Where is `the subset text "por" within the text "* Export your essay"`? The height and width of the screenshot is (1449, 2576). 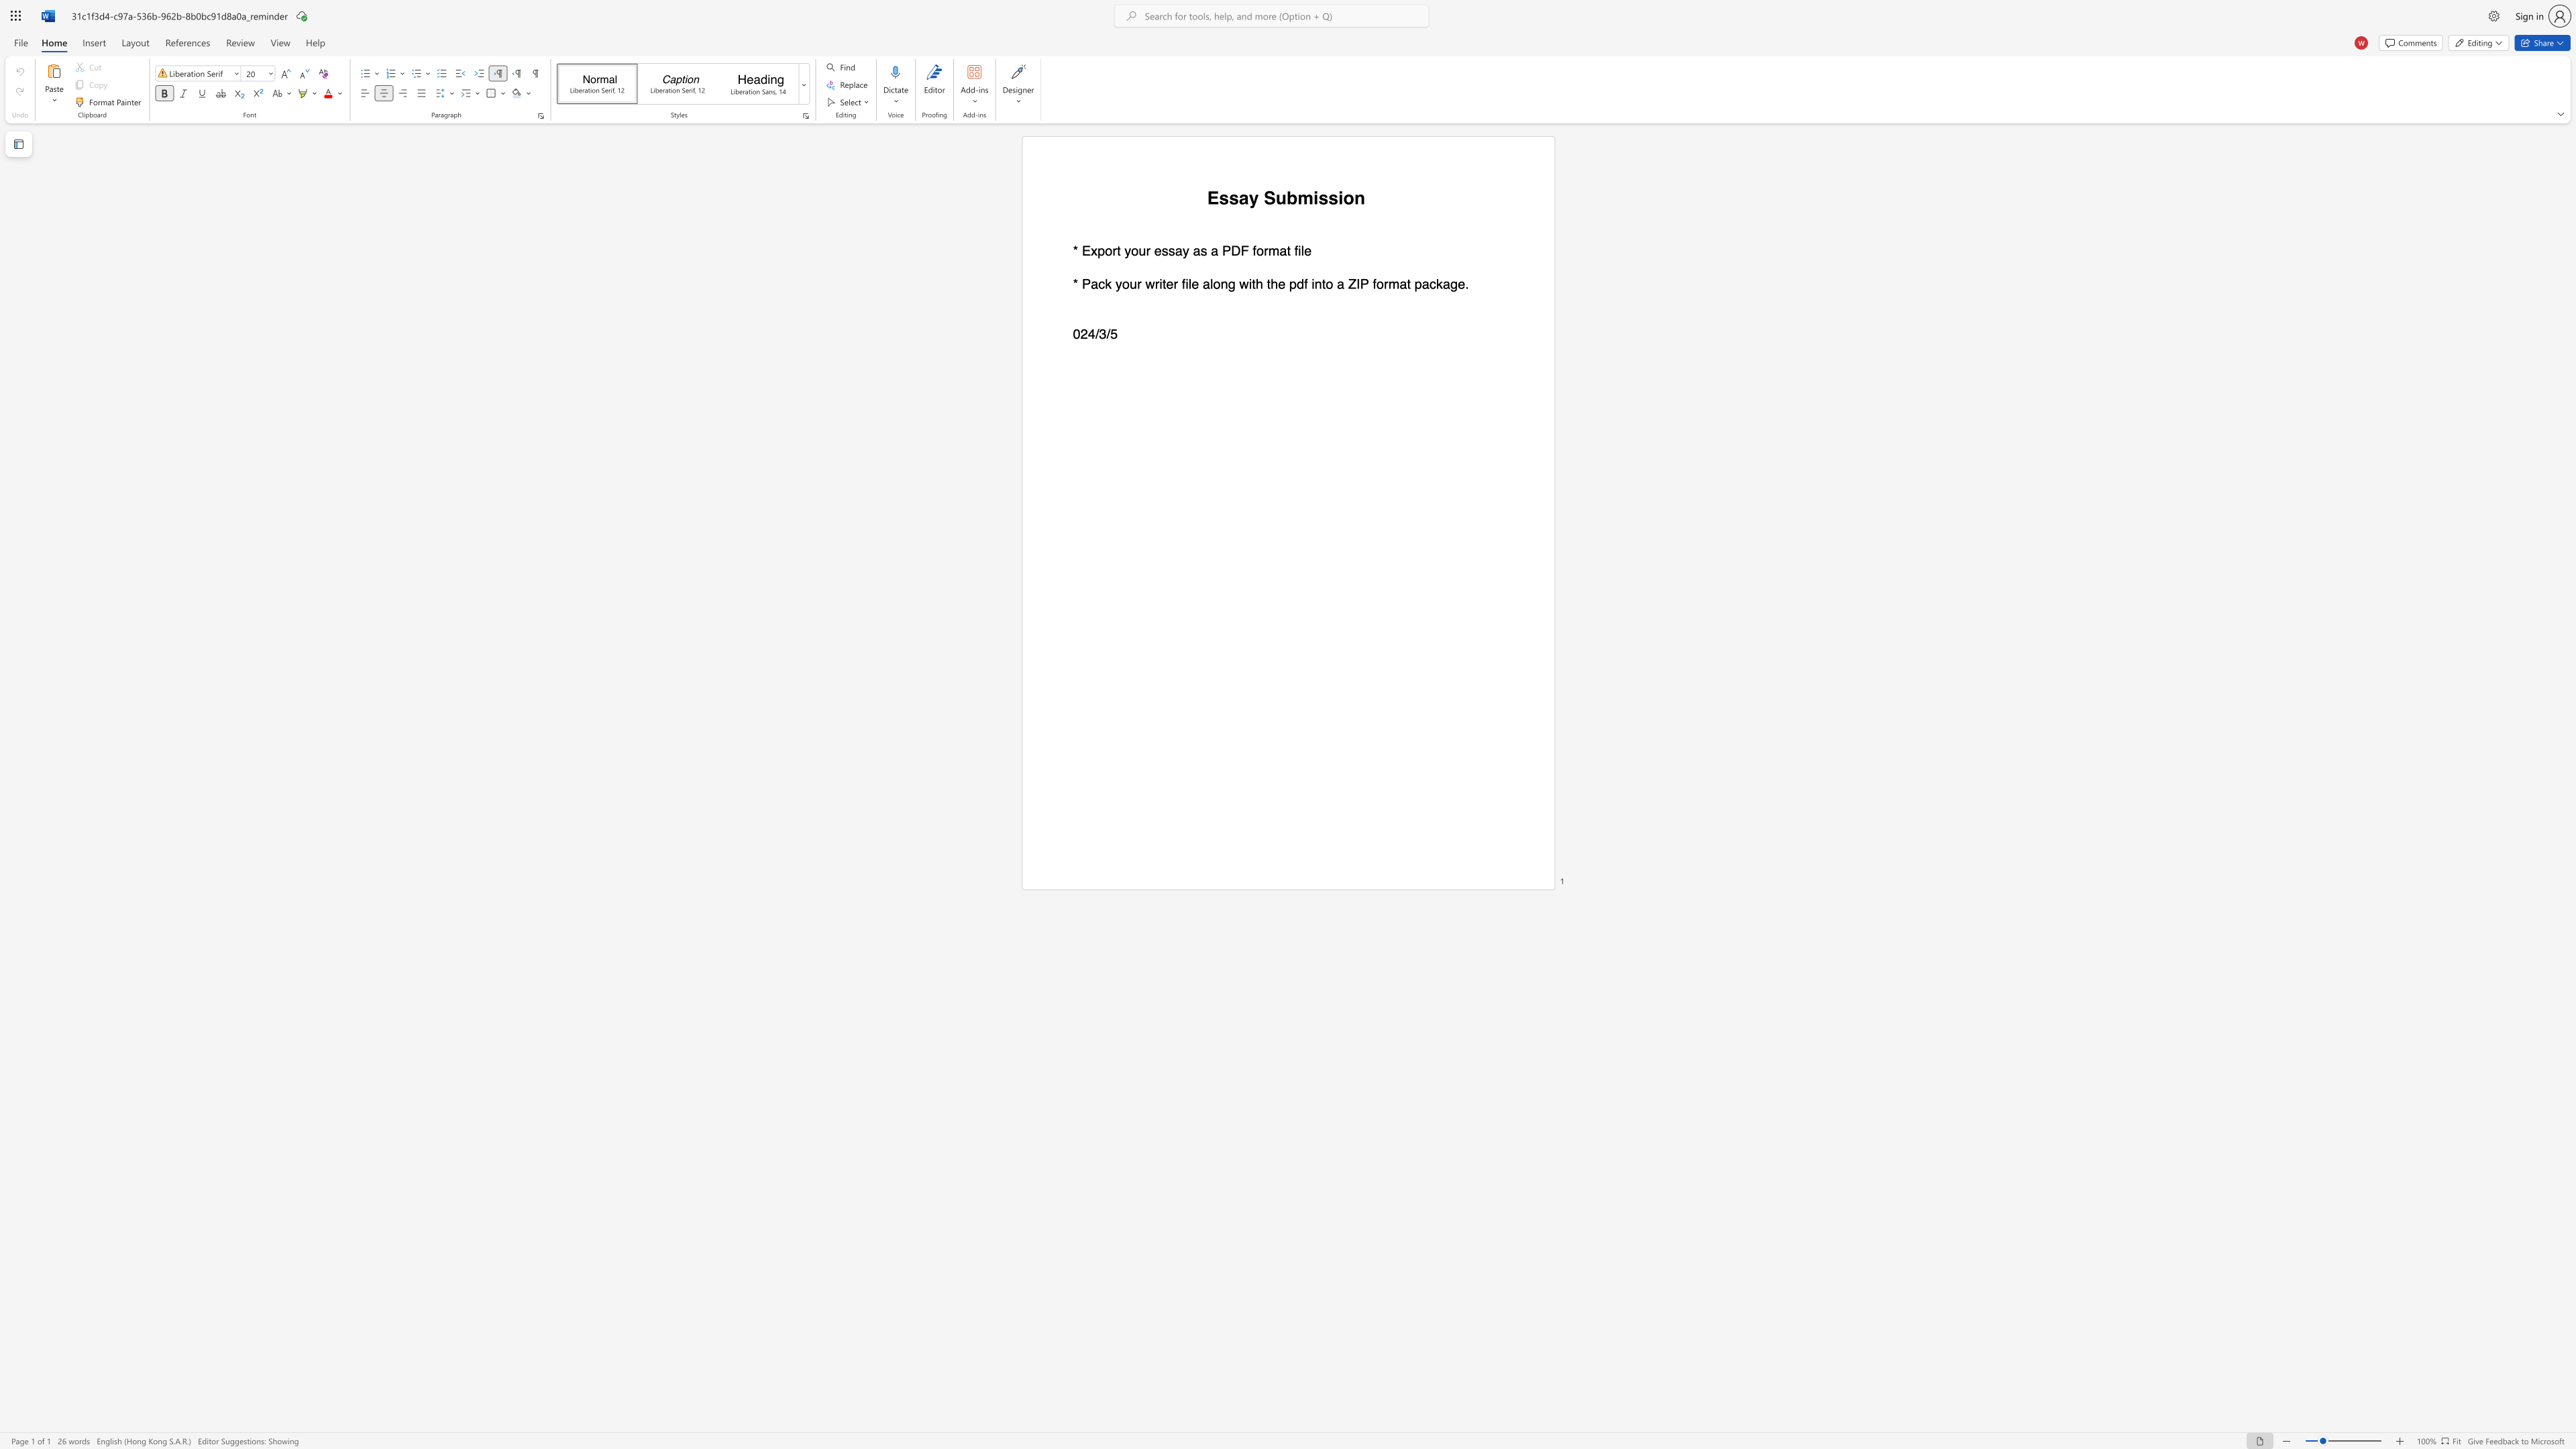 the subset text "por" within the text "* Export your essay" is located at coordinates (1097, 251).